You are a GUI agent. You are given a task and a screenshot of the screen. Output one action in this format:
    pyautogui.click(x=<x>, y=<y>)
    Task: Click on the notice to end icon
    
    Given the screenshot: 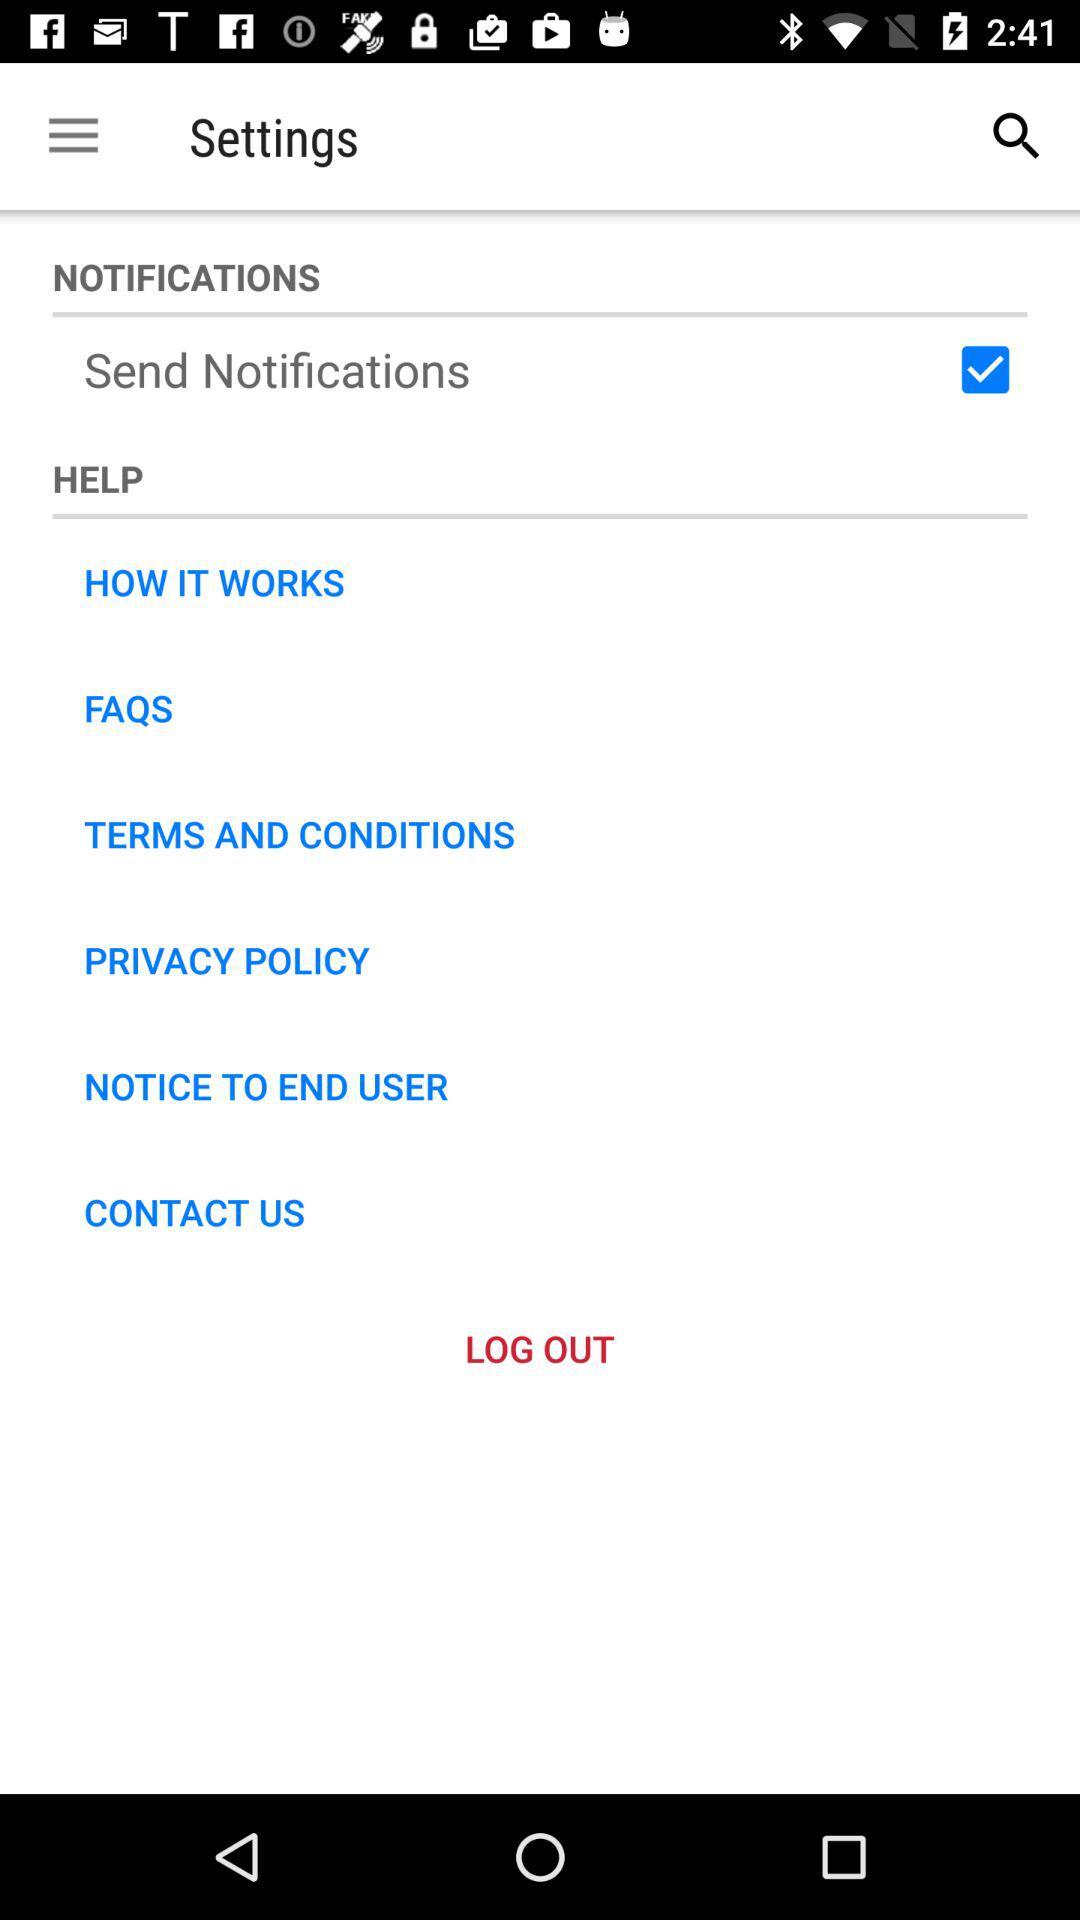 What is the action you would take?
    pyautogui.click(x=265, y=1084)
    